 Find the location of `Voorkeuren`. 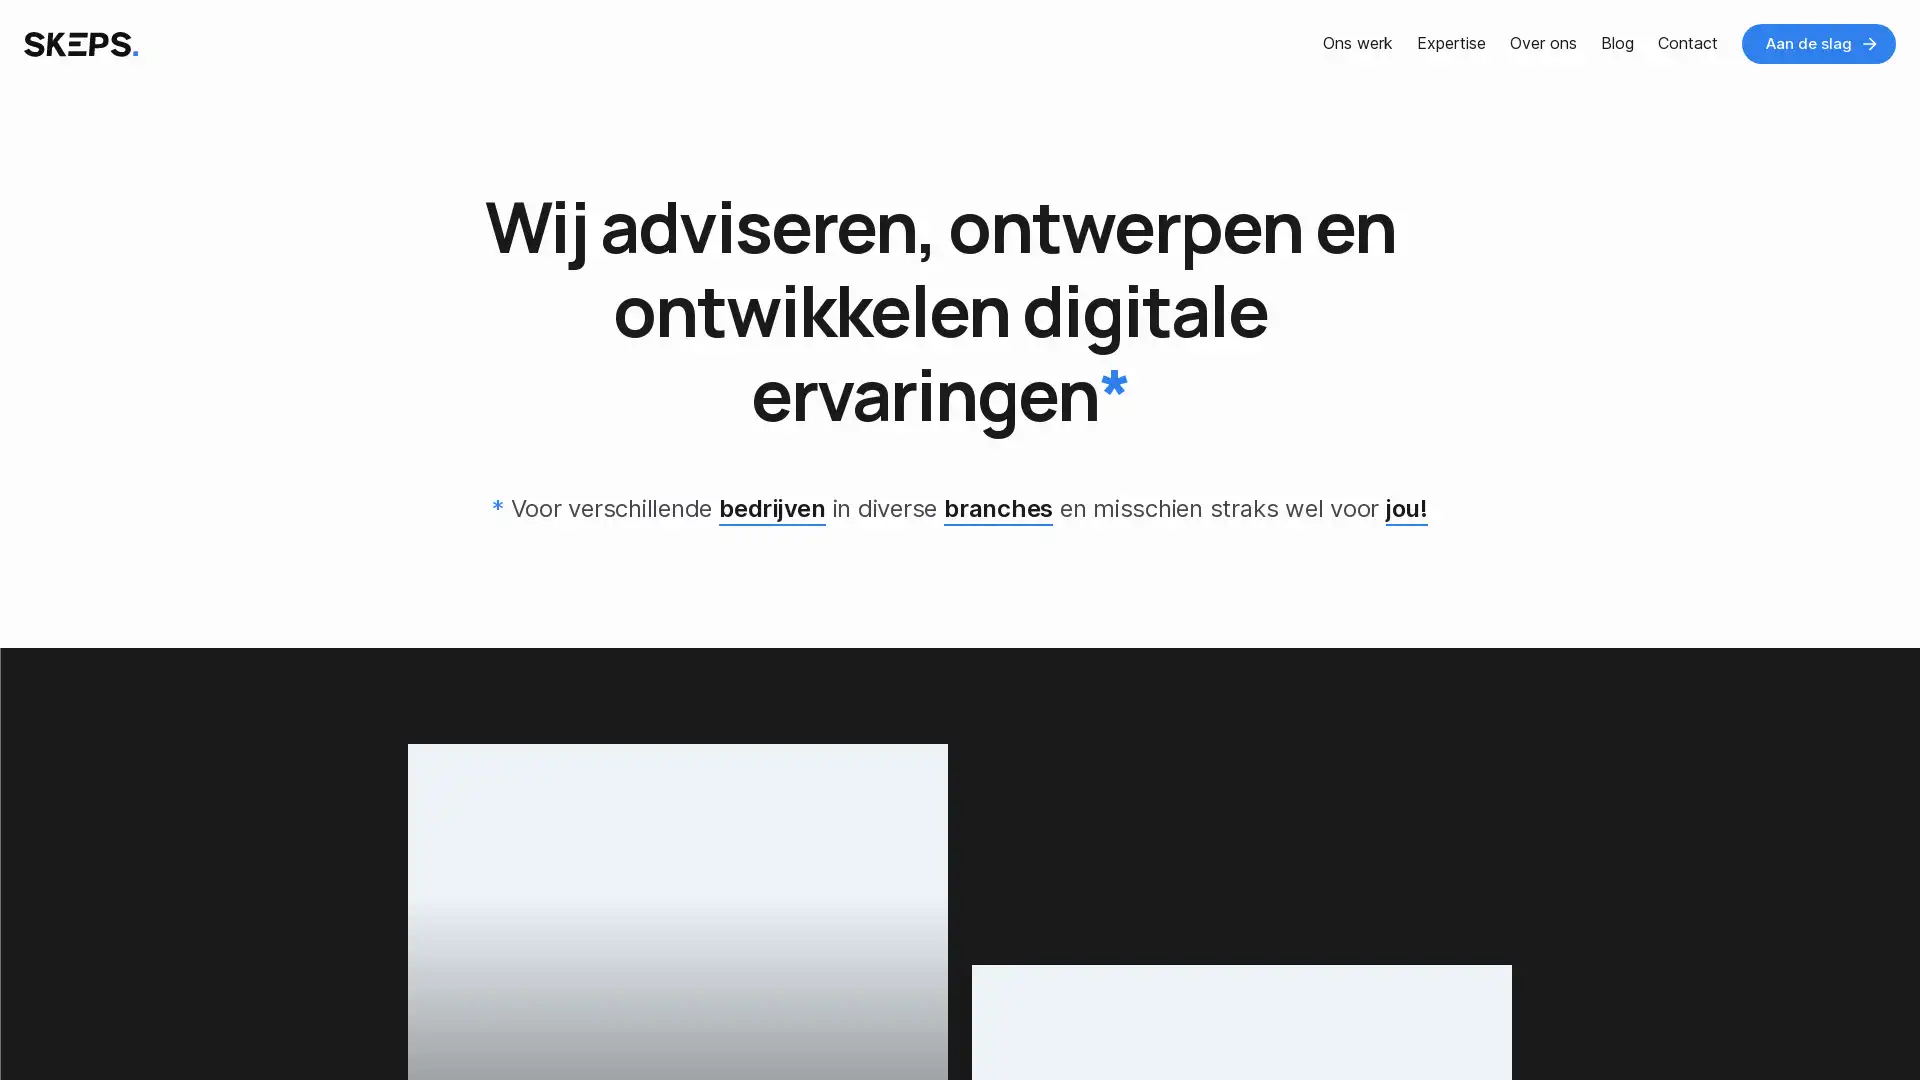

Voorkeuren is located at coordinates (202, 1023).